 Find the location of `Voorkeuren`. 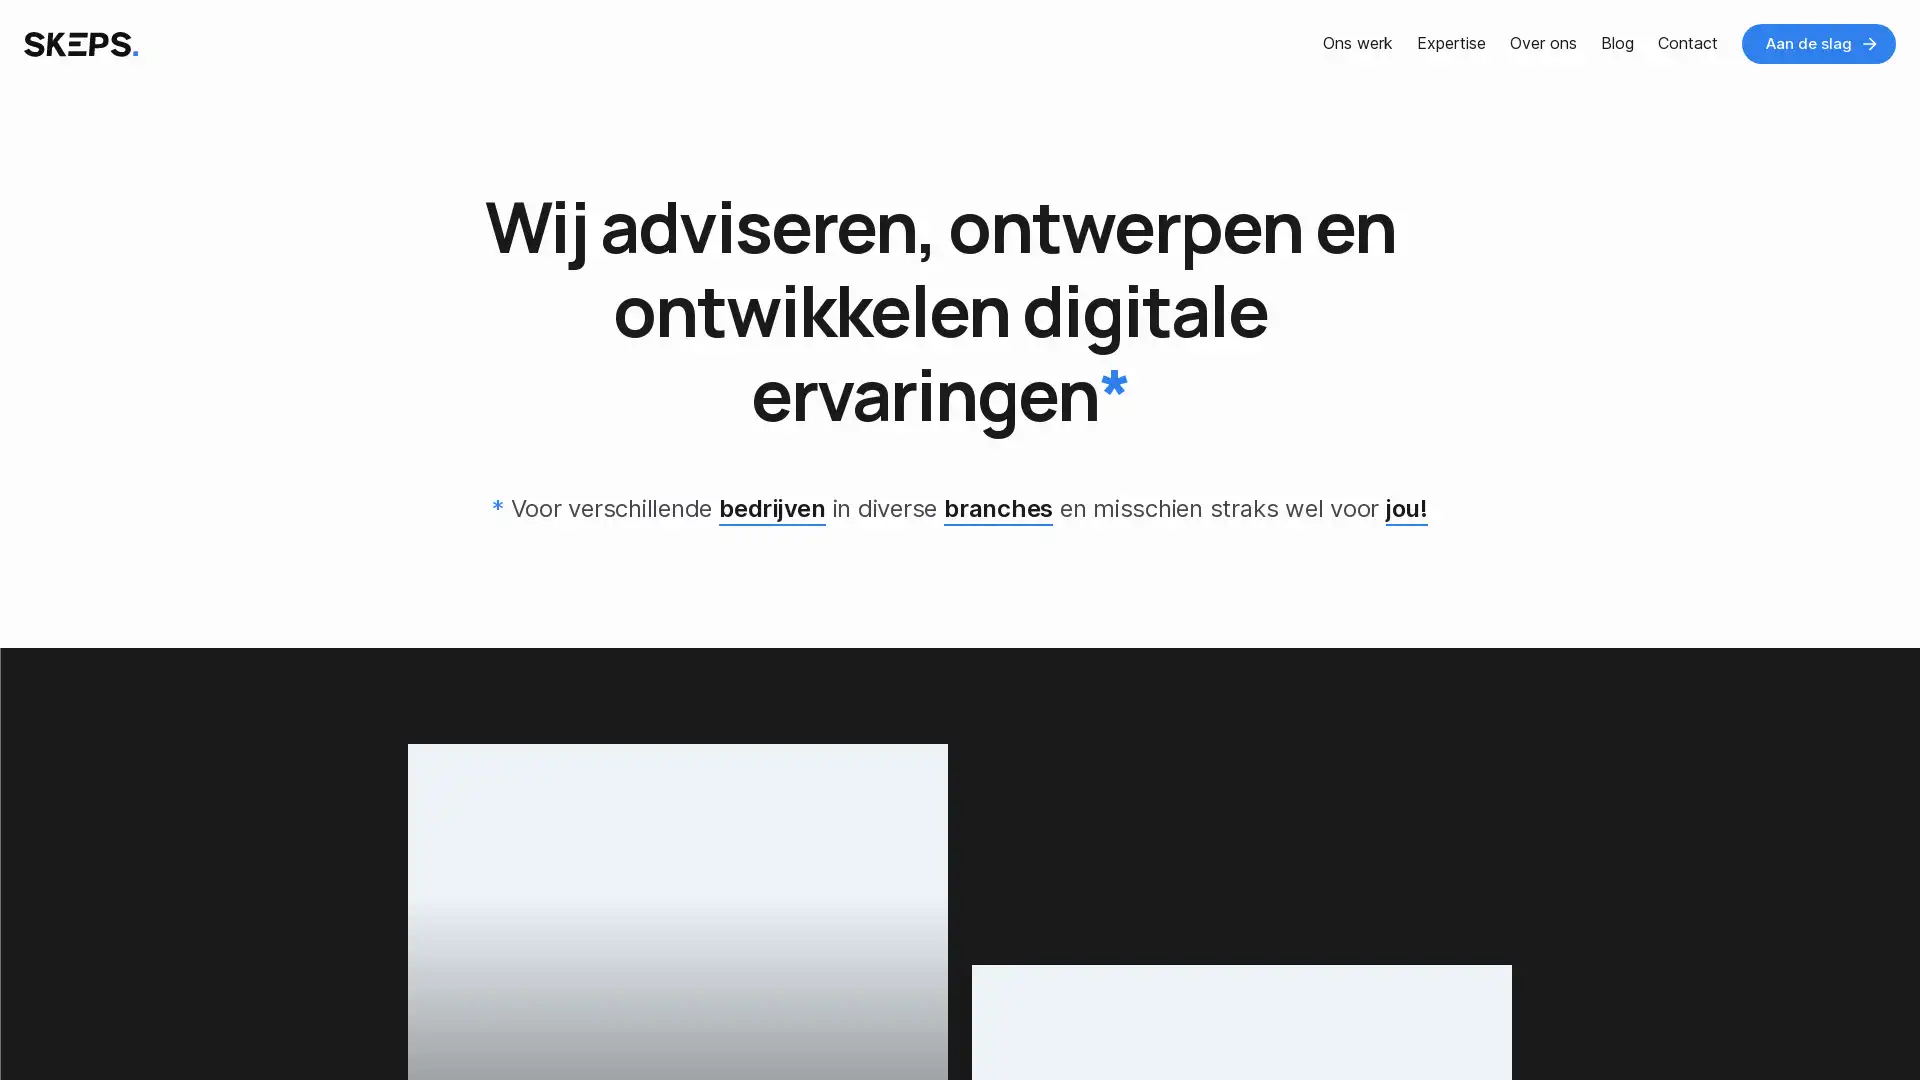

Voorkeuren is located at coordinates (202, 1023).